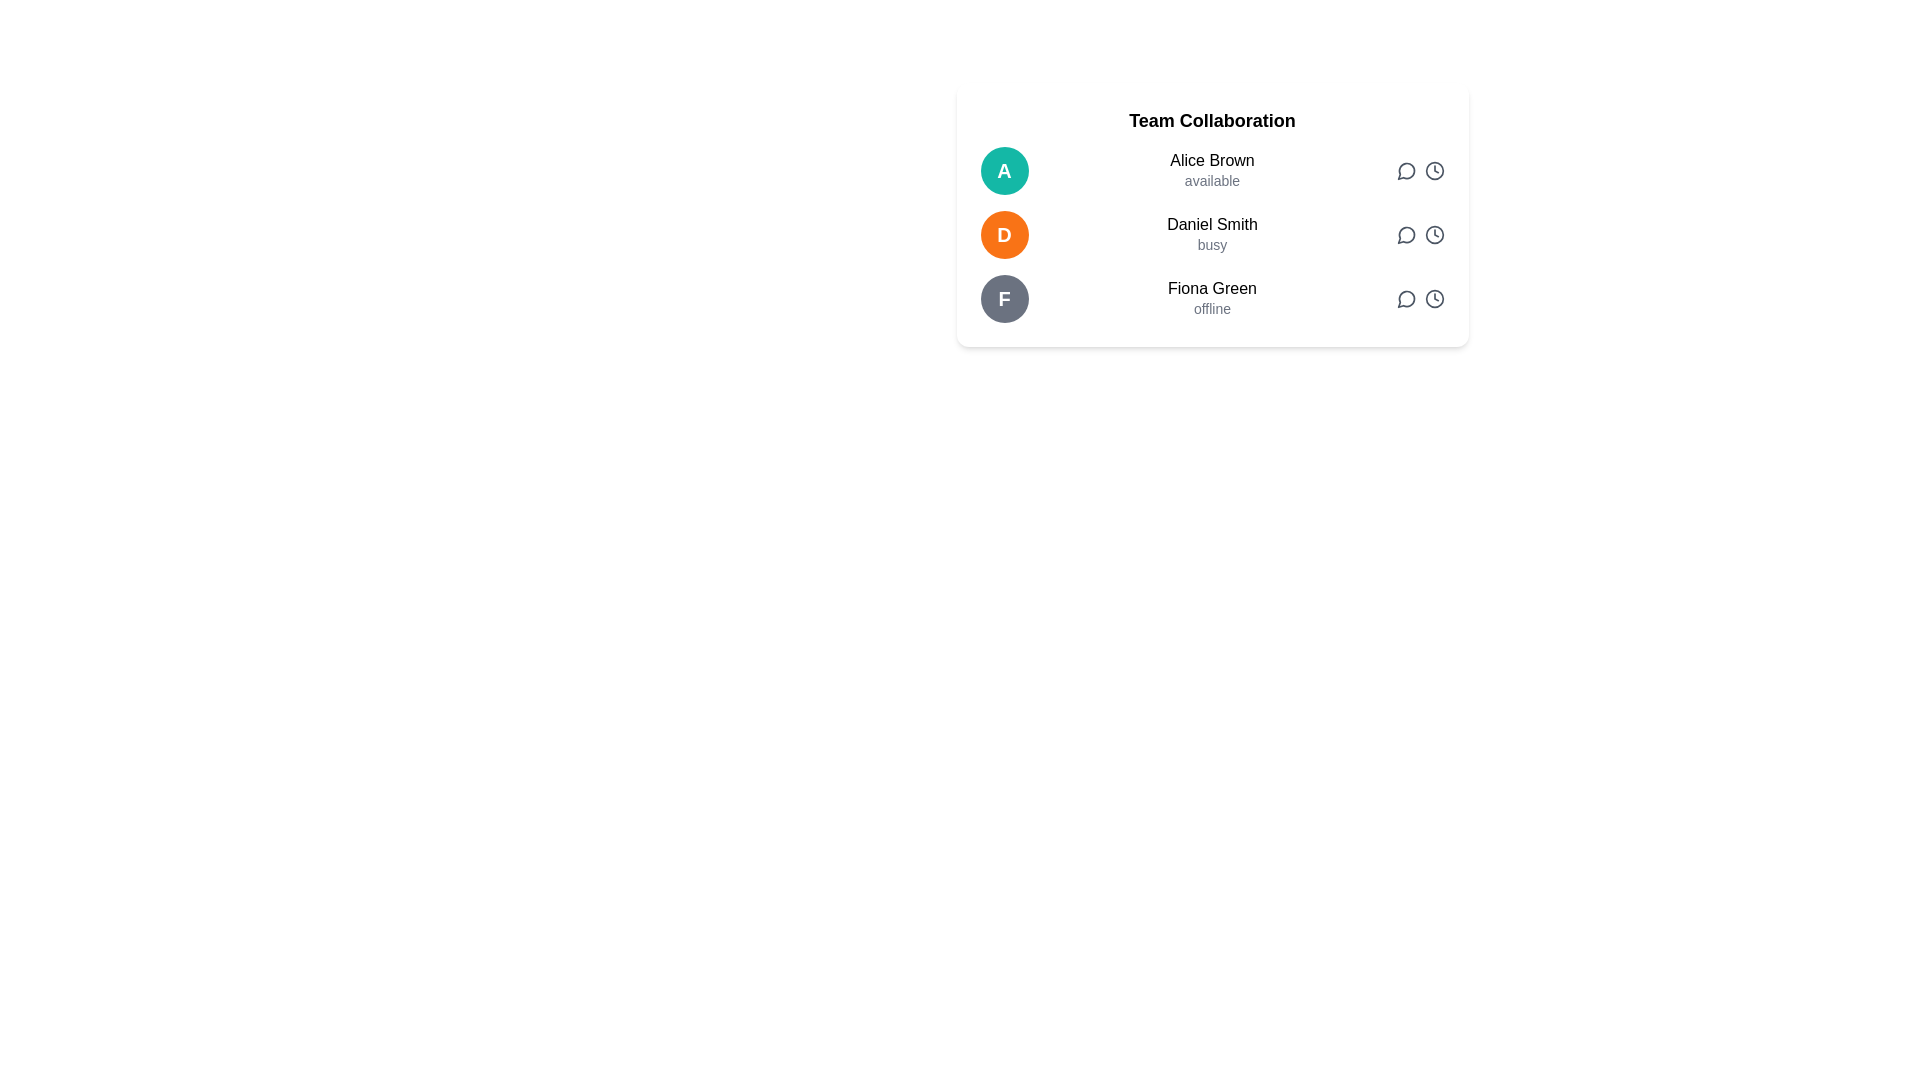  What do you see at coordinates (1211, 244) in the screenshot?
I see `the status text 'busy' located below the name 'Daniel Smith' in the team members list` at bounding box center [1211, 244].